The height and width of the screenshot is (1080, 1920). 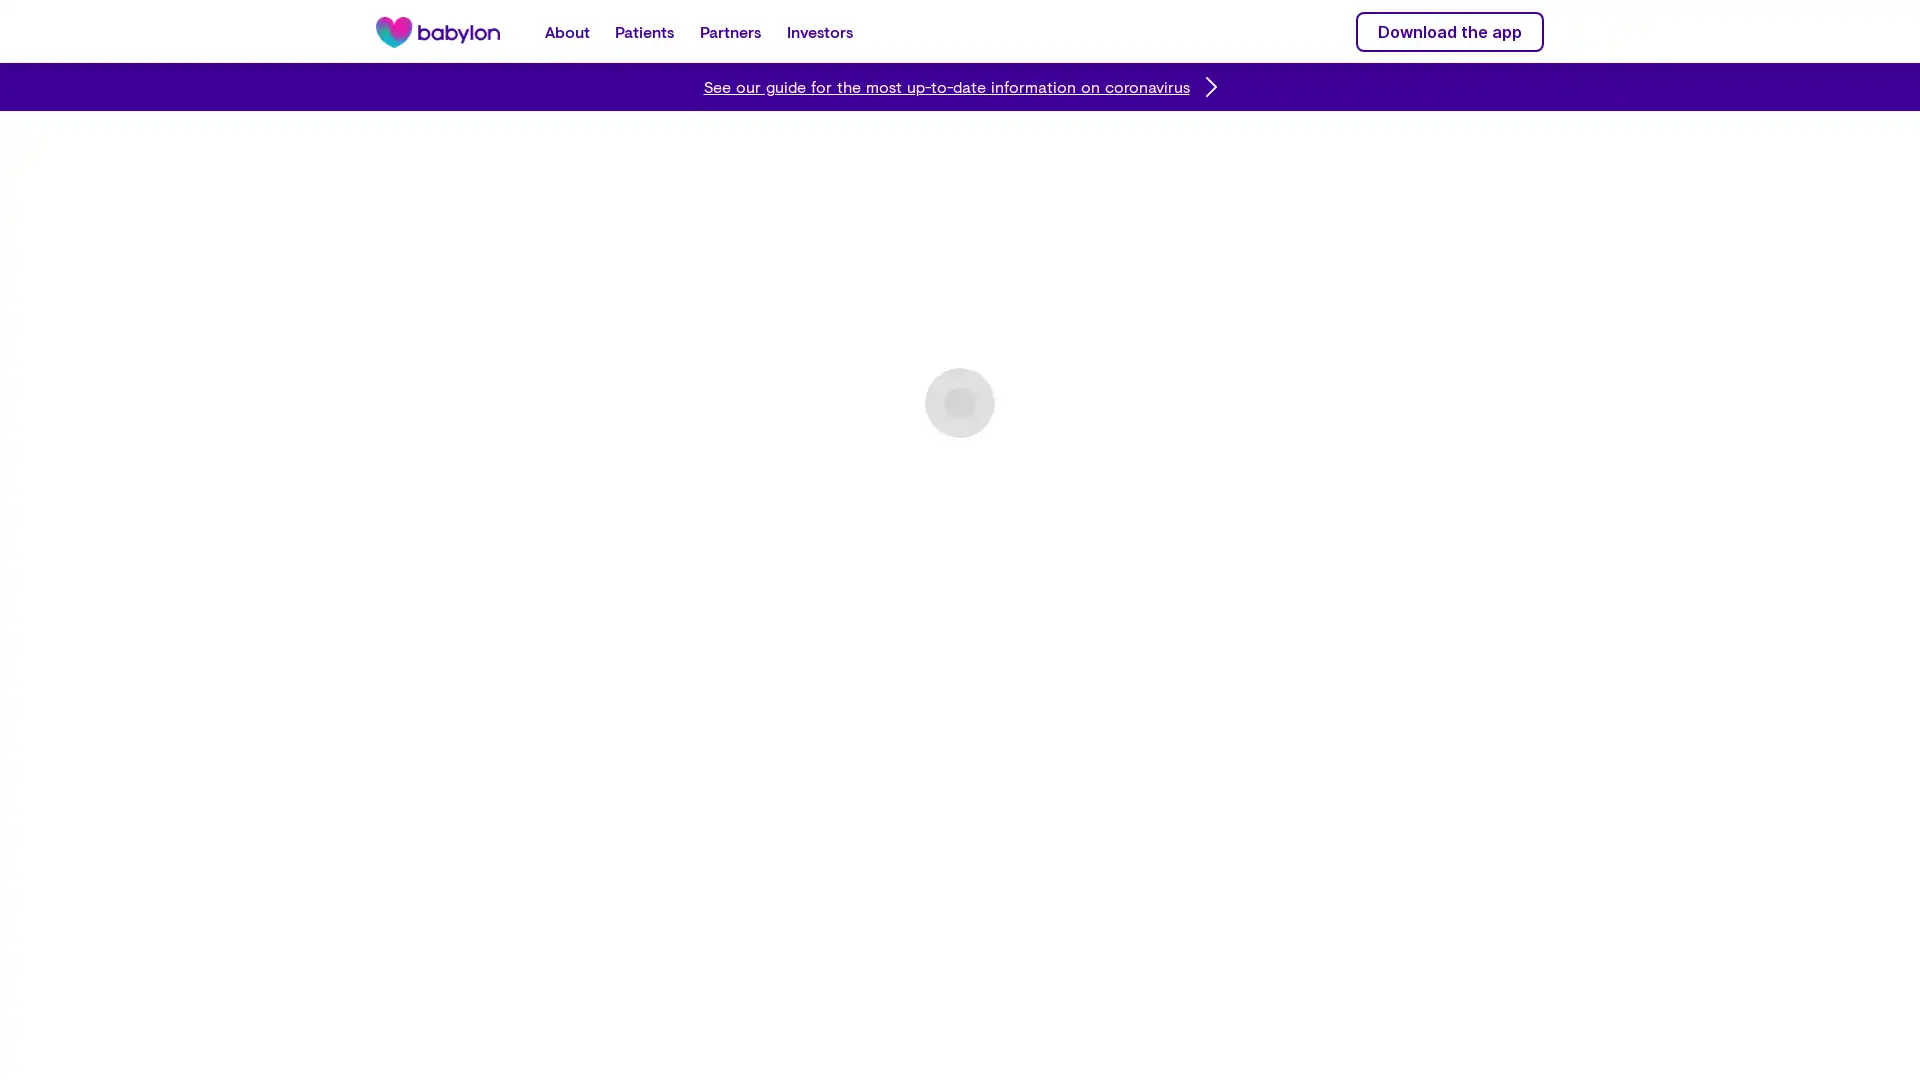 I want to click on Accept Cookies, so click(x=1616, y=1036).